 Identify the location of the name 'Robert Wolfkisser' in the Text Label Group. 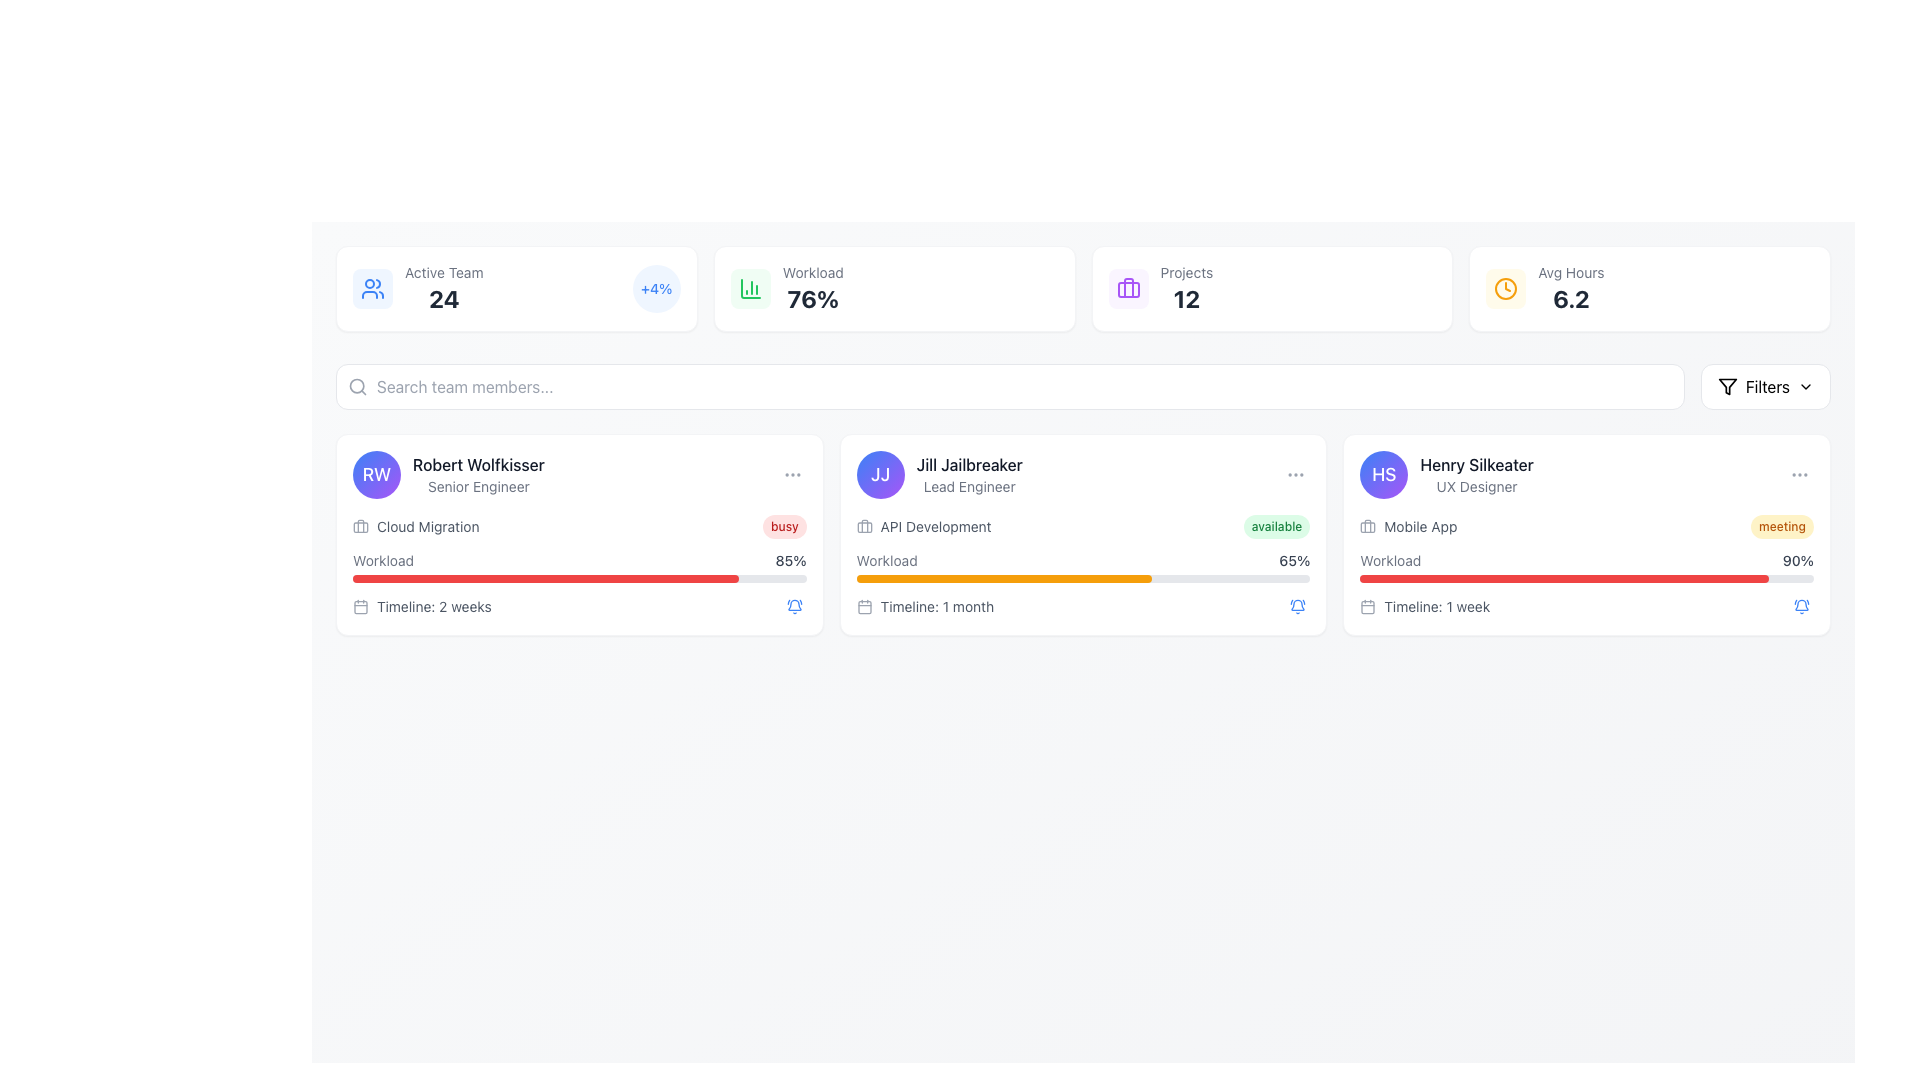
(477, 474).